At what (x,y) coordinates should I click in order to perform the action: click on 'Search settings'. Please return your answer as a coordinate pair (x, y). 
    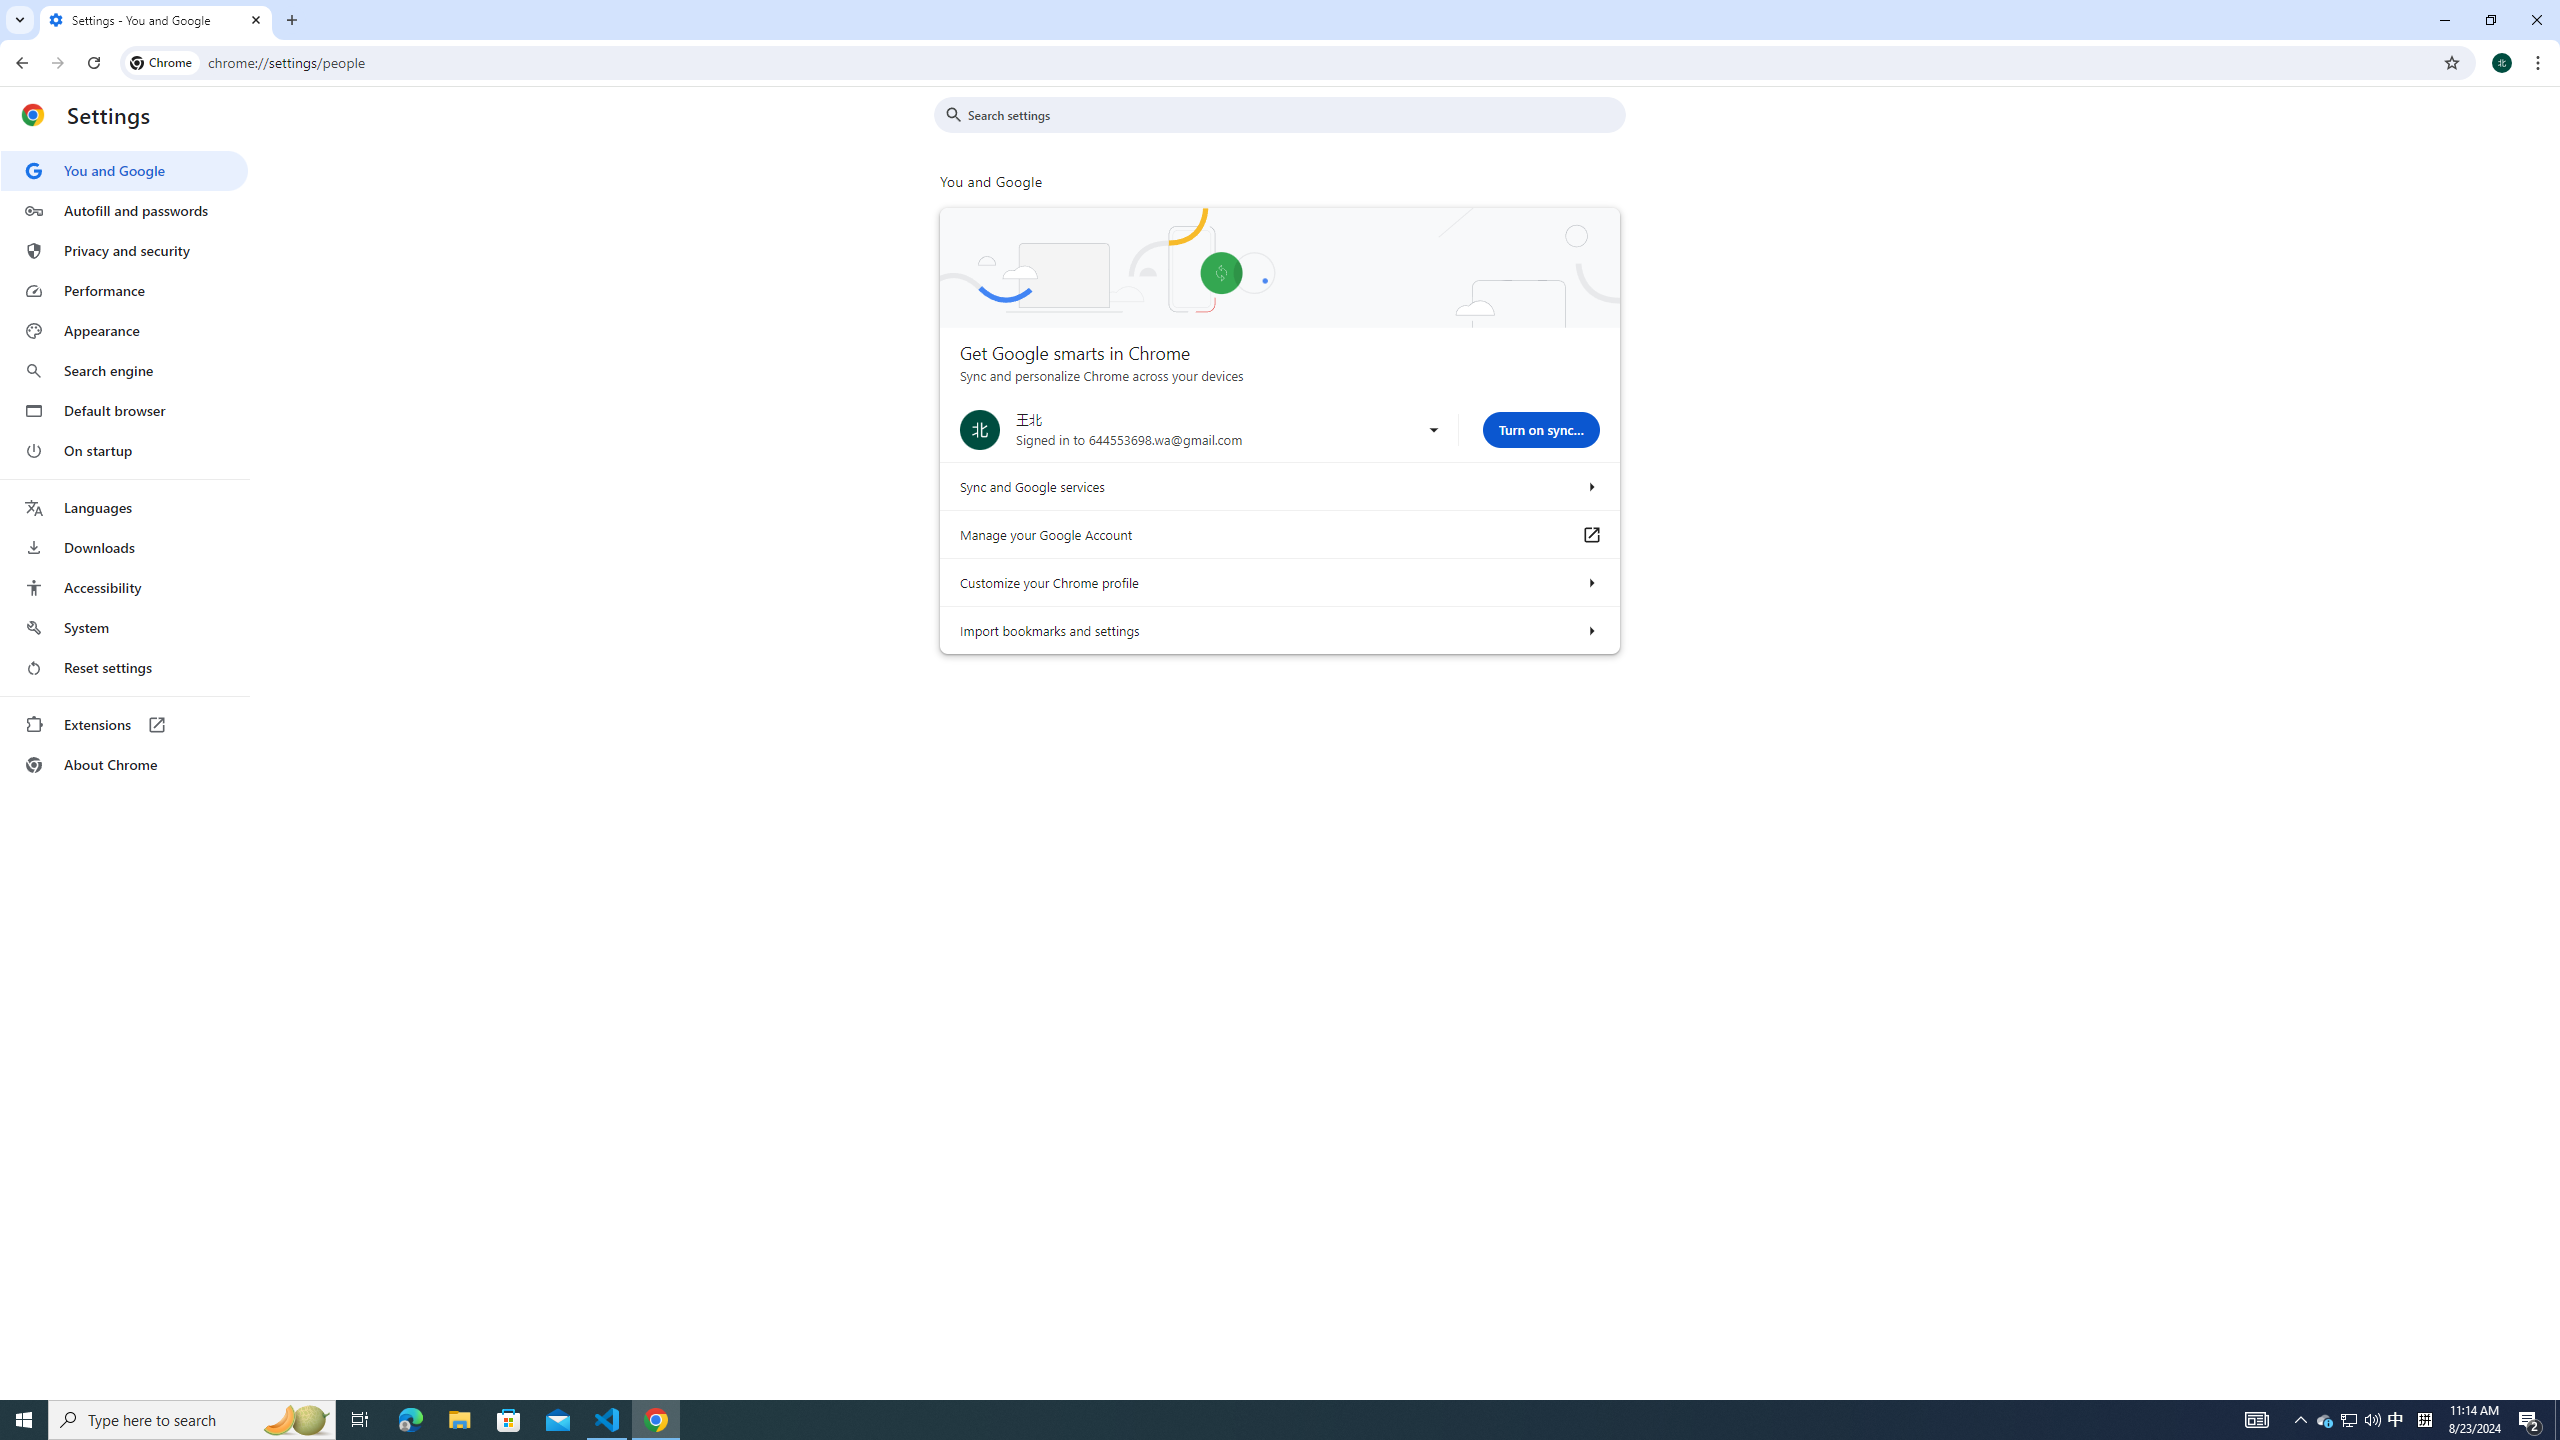
    Looking at the image, I should click on (1293, 114).